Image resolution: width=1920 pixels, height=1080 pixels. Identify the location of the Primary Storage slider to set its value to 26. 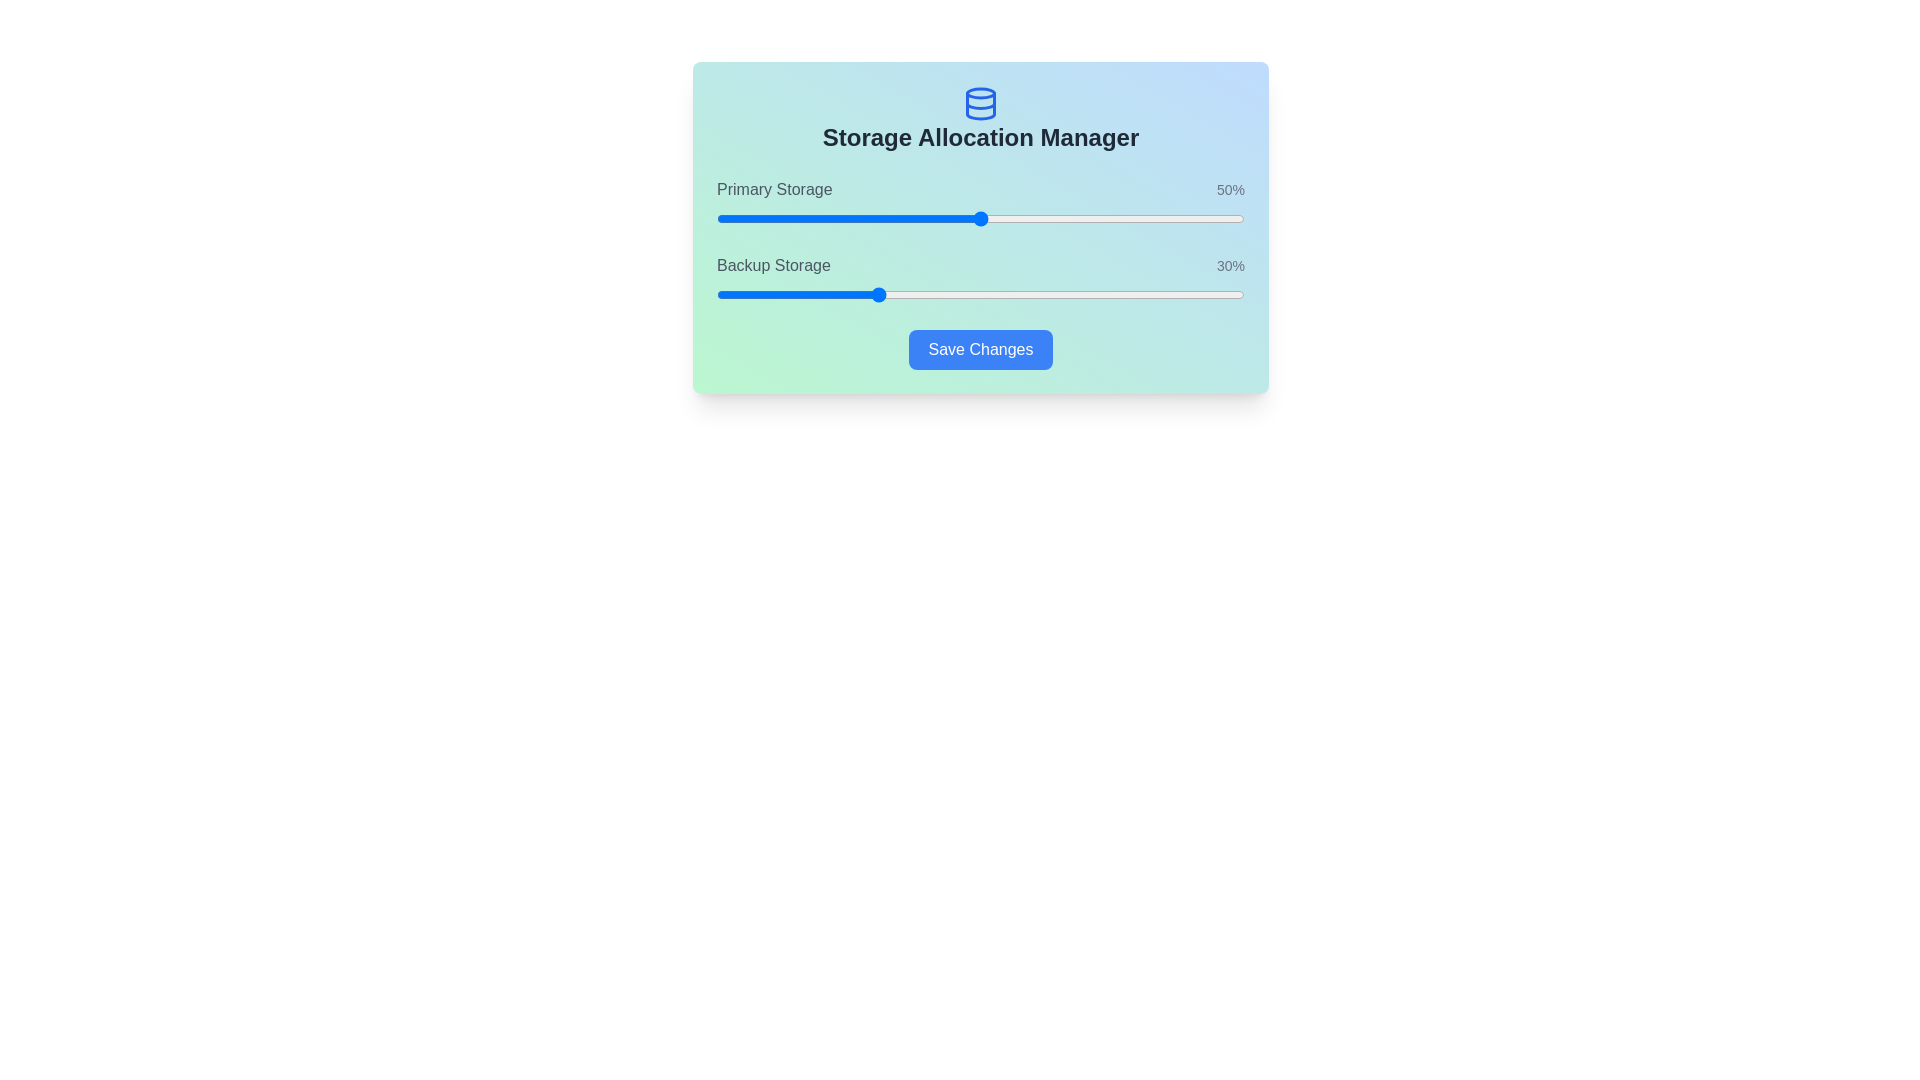
(854, 219).